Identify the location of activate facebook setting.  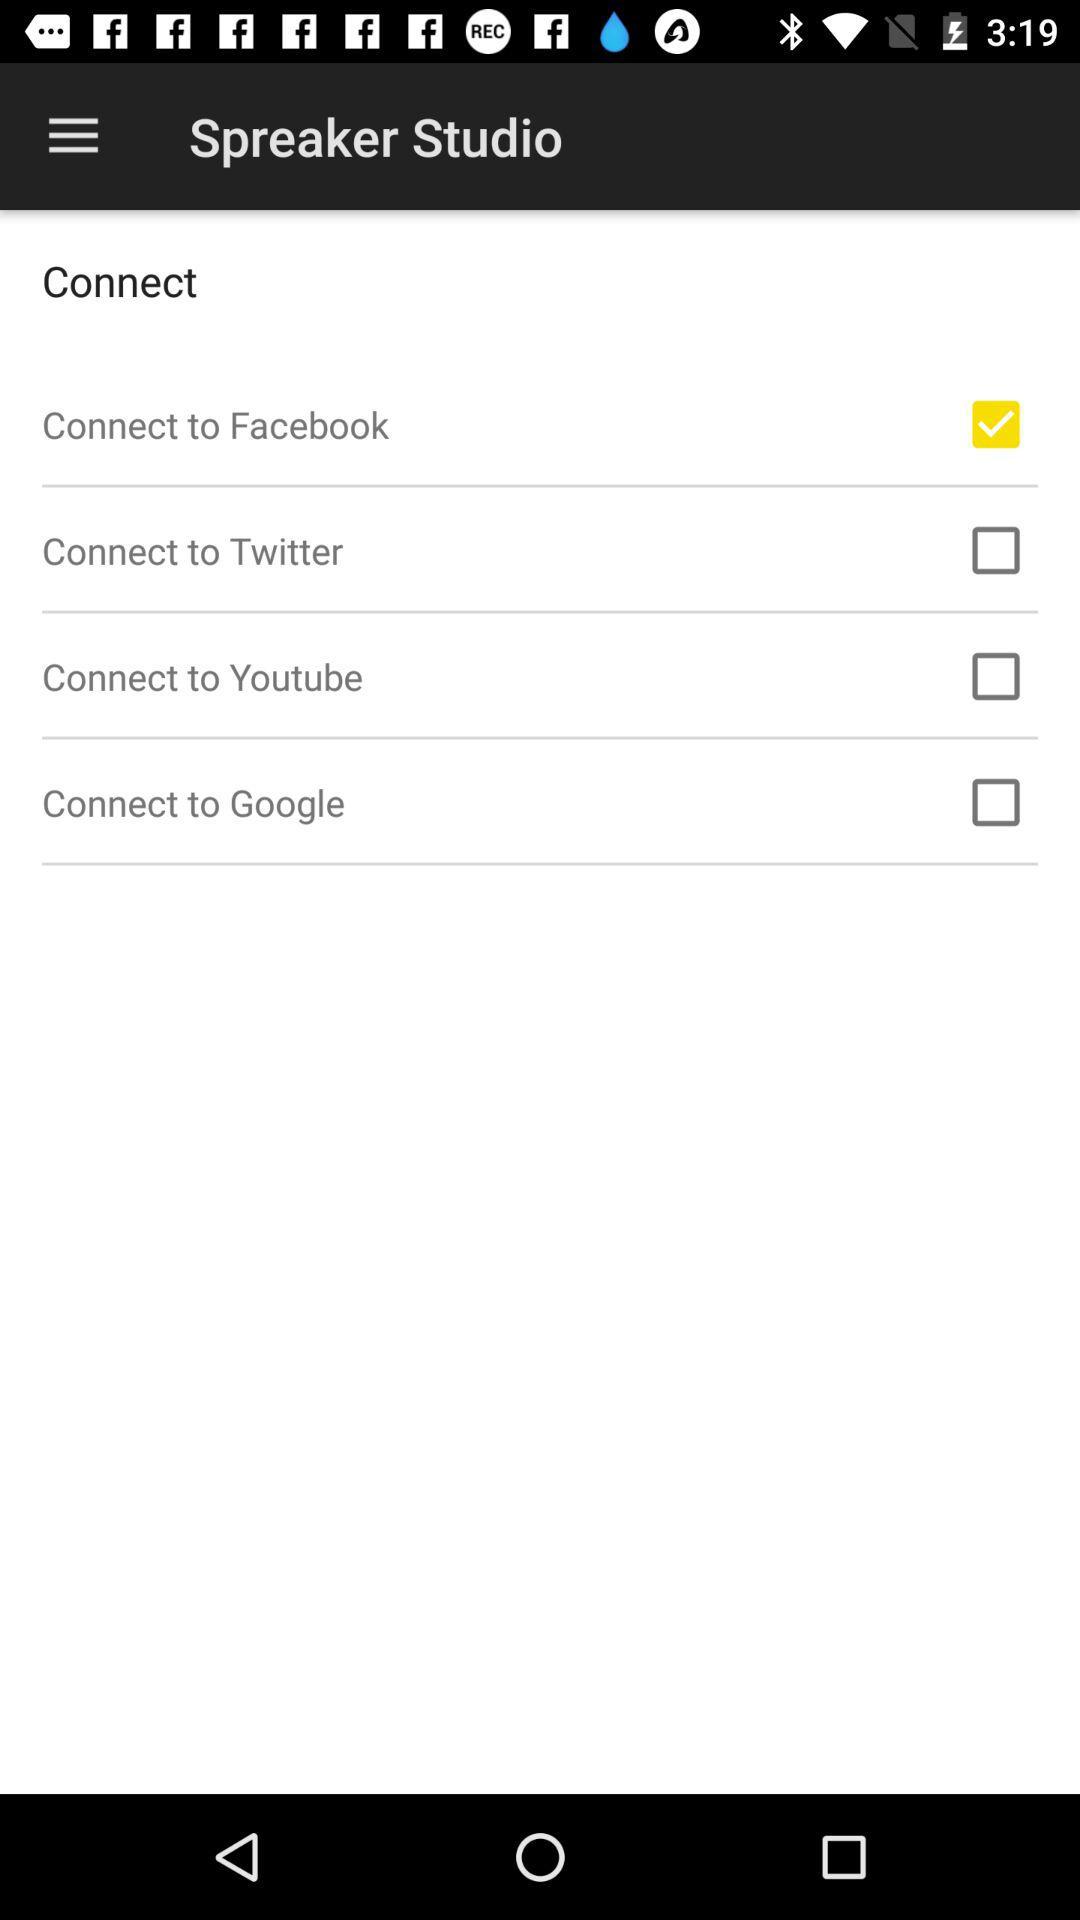
(995, 423).